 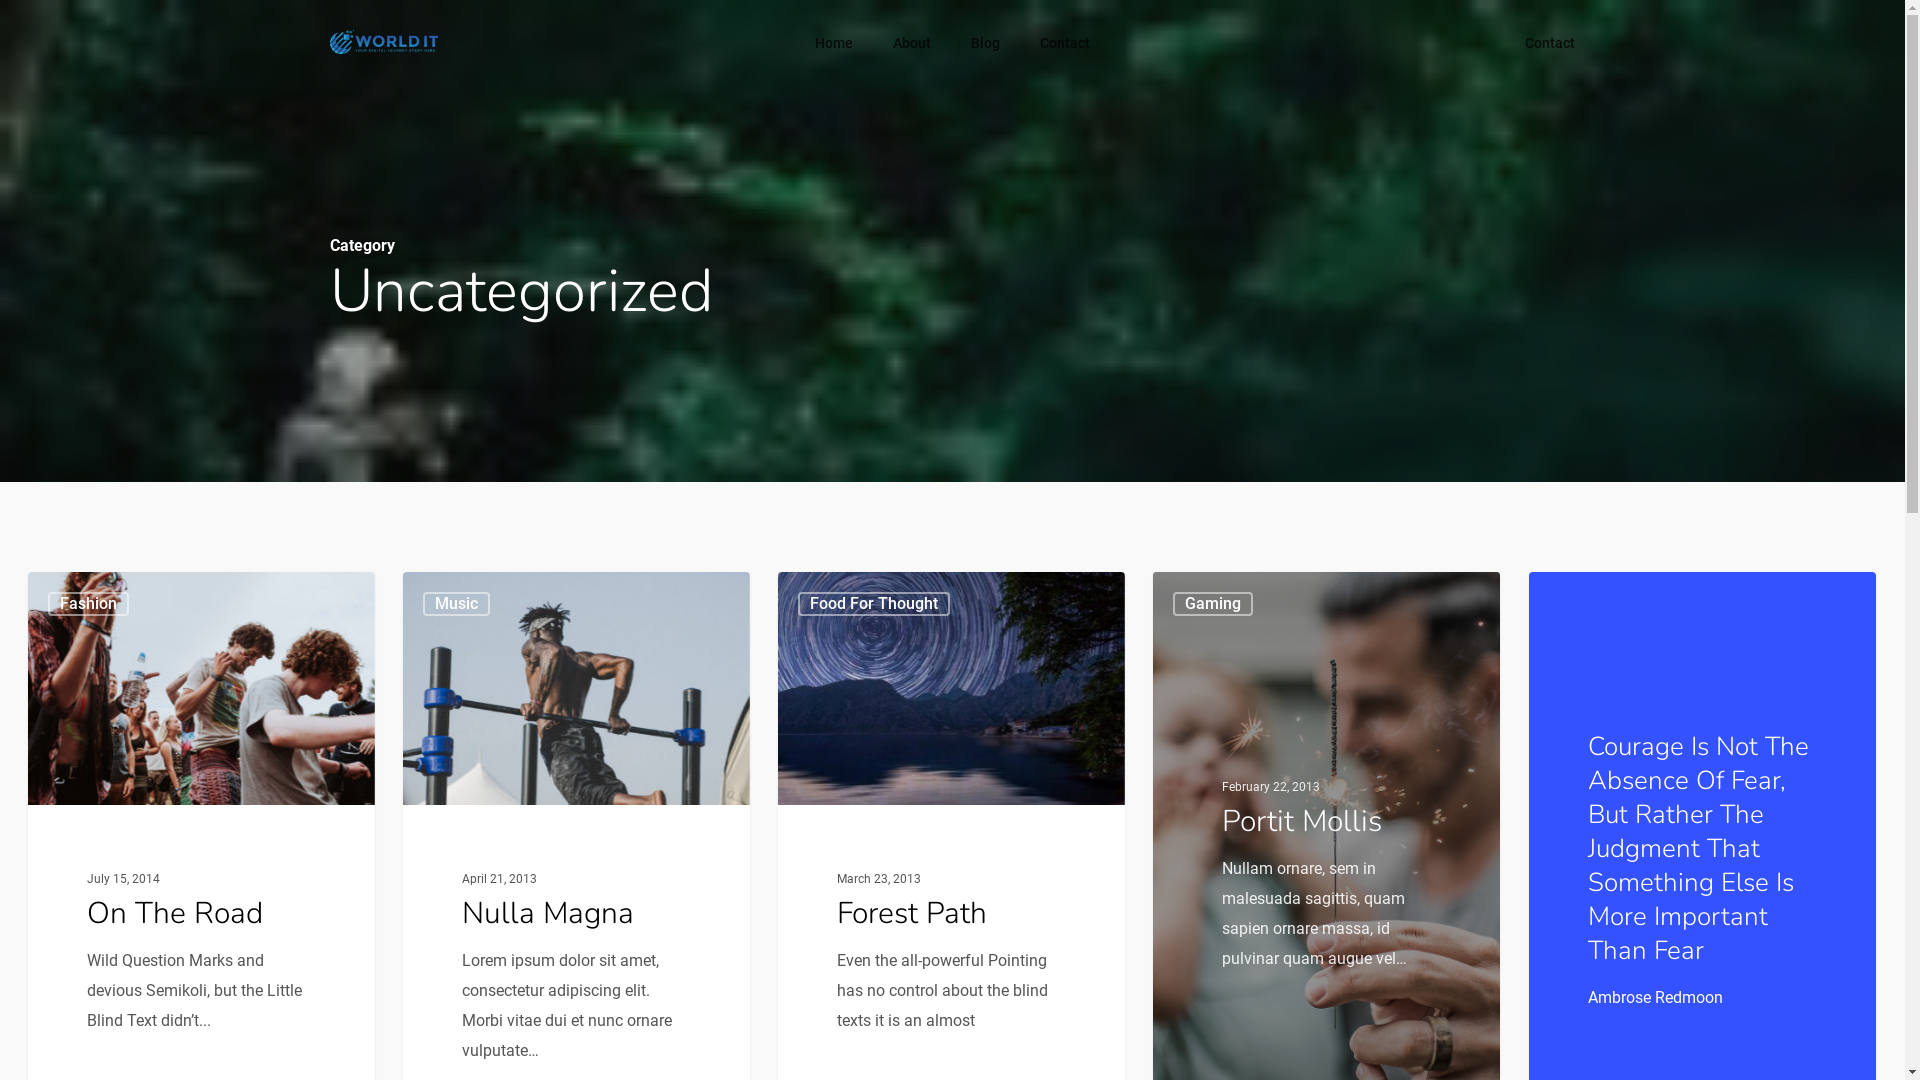 I want to click on 'Portit Mollis', so click(x=1301, y=820).